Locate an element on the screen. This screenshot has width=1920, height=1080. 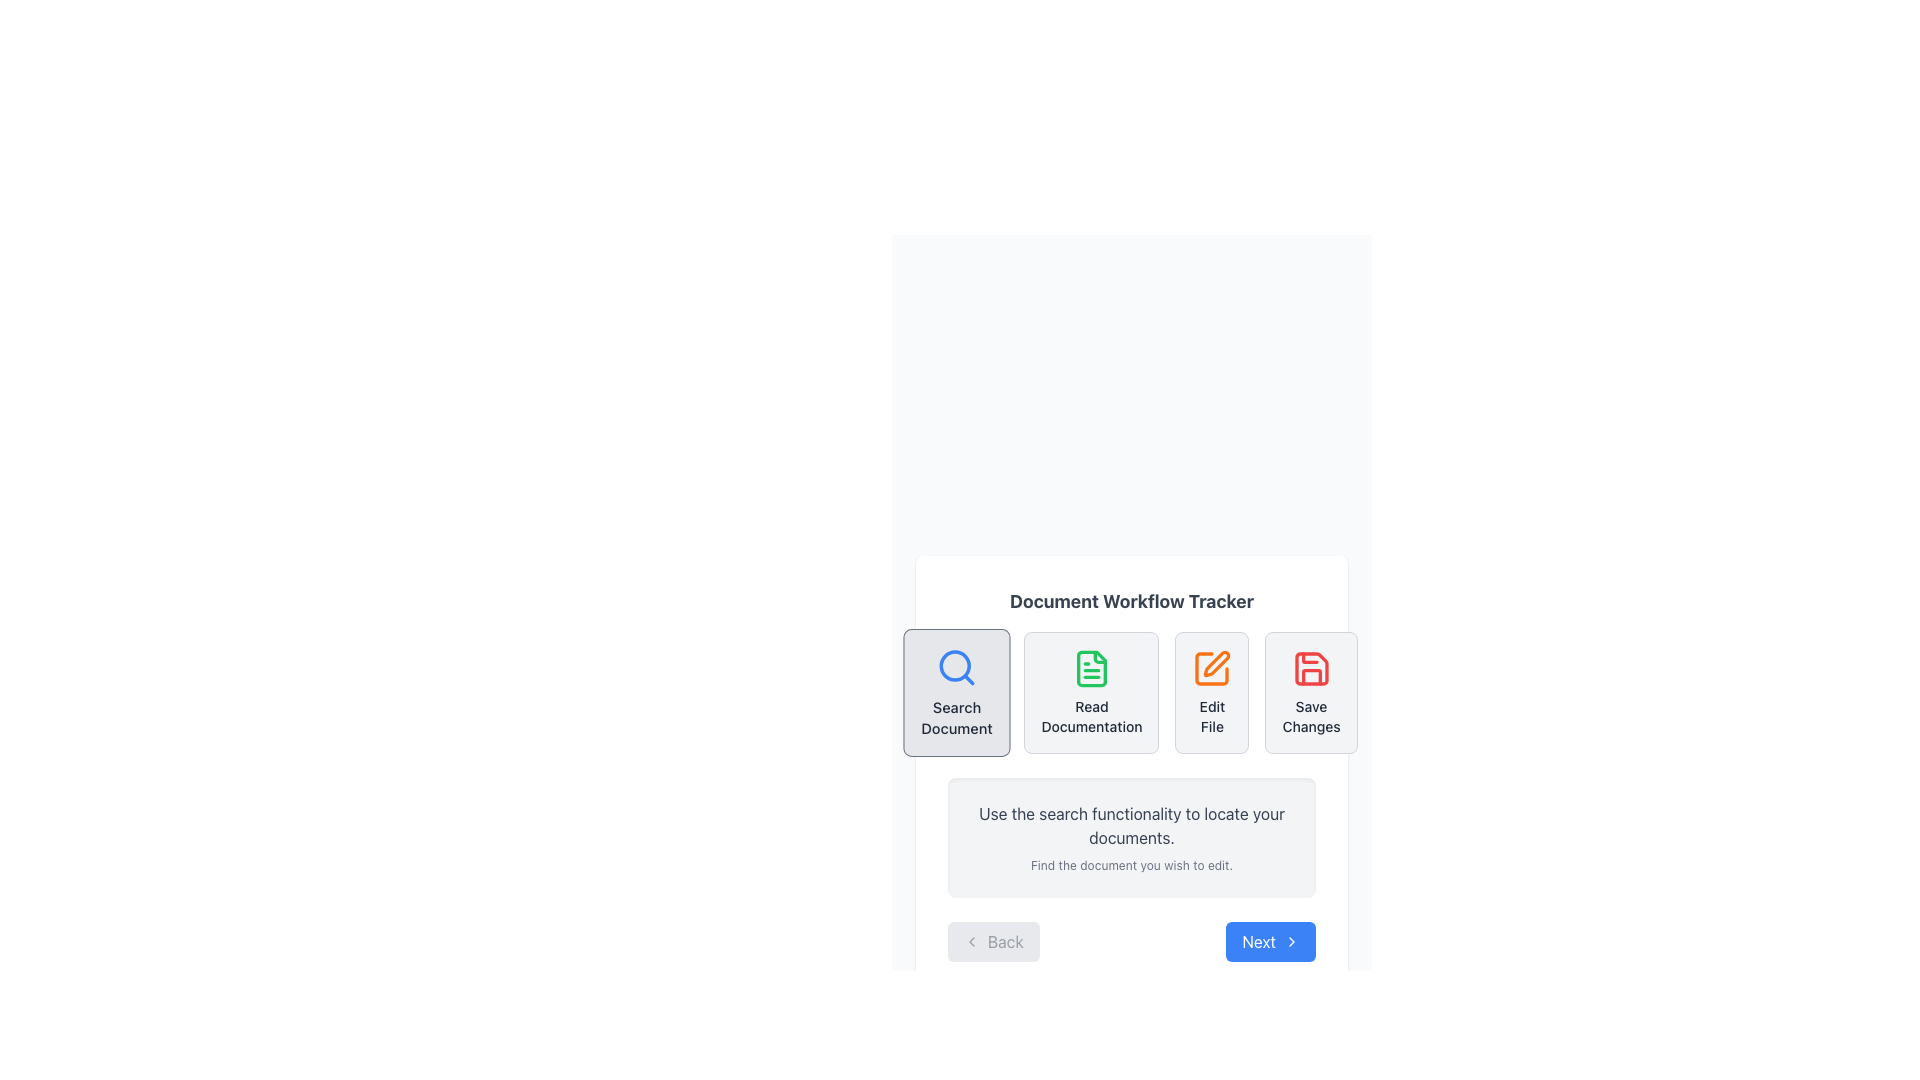
the centered text element displaying the phrase 'Use the search functionality to locate your documents.' which is styled in a normal font size with a neutral gray color is located at coordinates (1132, 825).